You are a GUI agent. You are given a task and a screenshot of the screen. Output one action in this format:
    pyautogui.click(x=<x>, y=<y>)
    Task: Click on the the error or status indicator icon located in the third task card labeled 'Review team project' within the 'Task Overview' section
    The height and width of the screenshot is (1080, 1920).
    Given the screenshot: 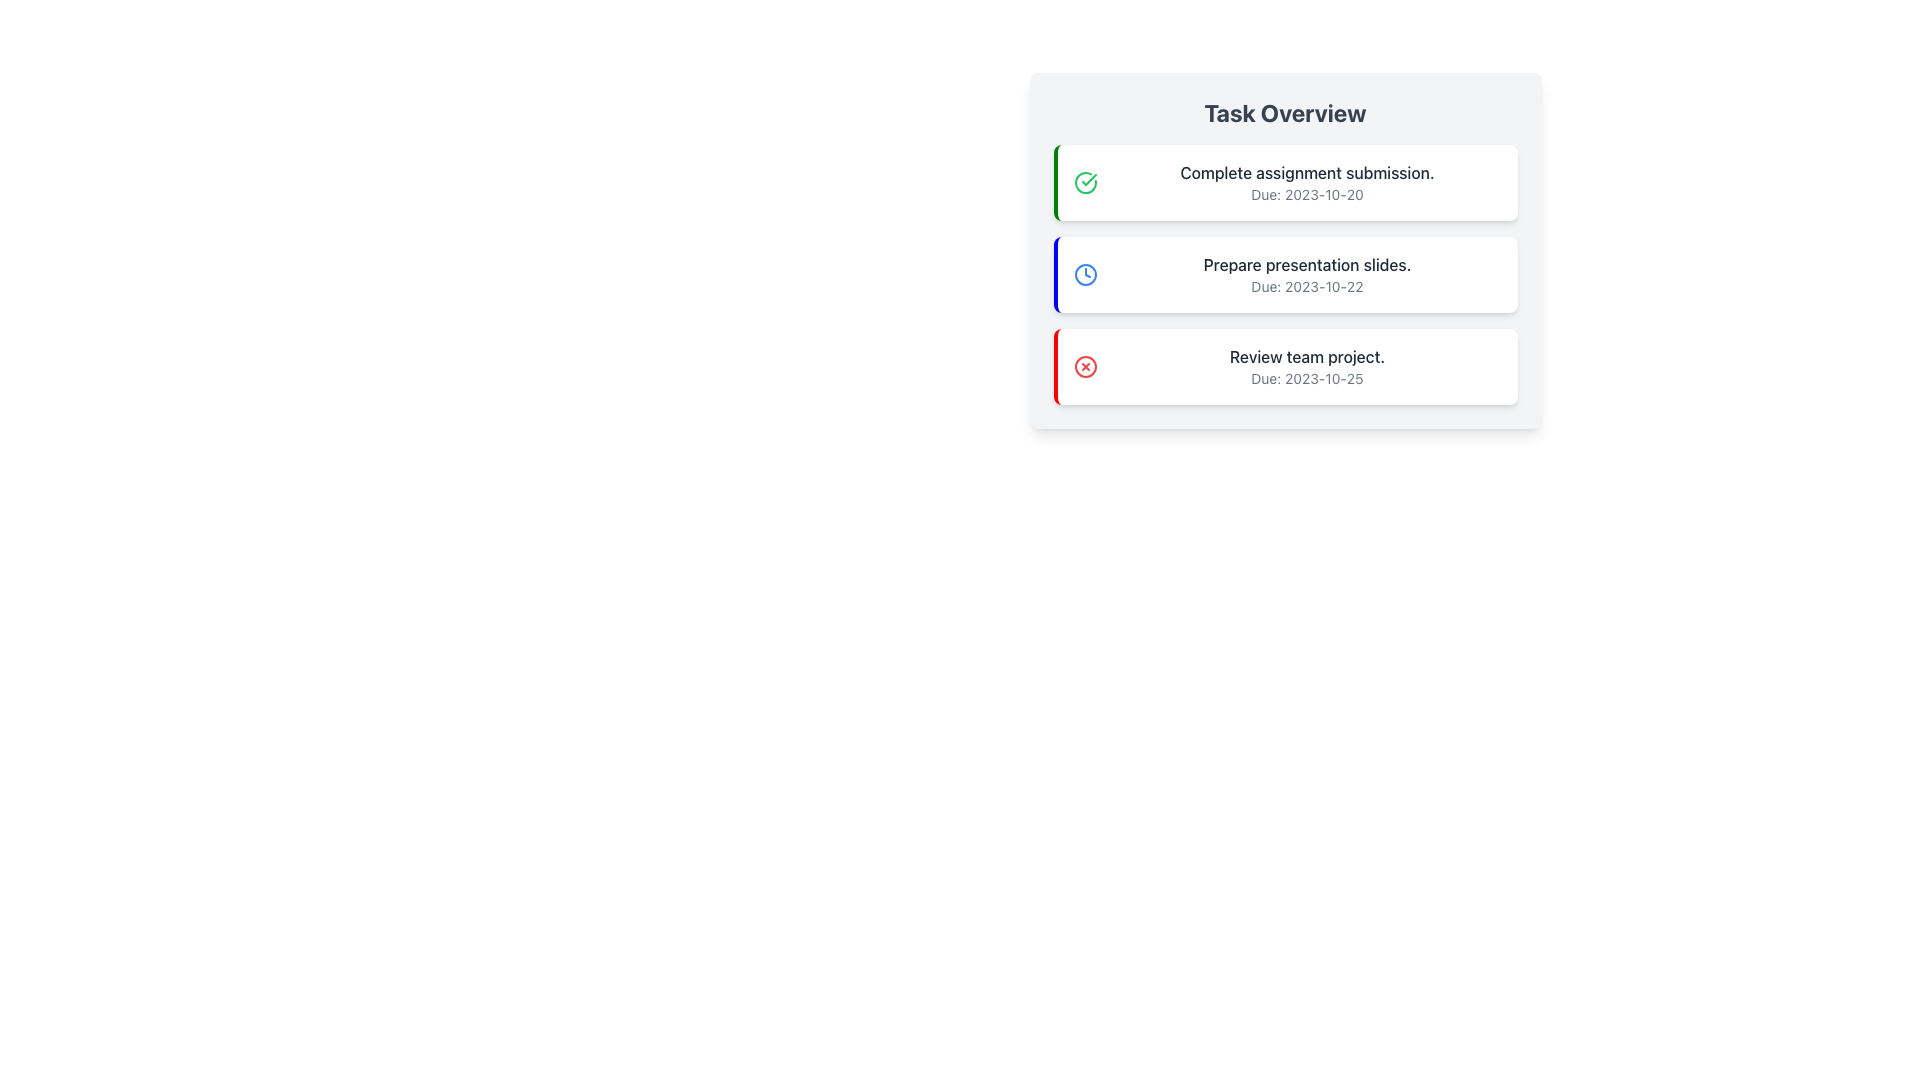 What is the action you would take?
    pyautogui.click(x=1084, y=366)
    